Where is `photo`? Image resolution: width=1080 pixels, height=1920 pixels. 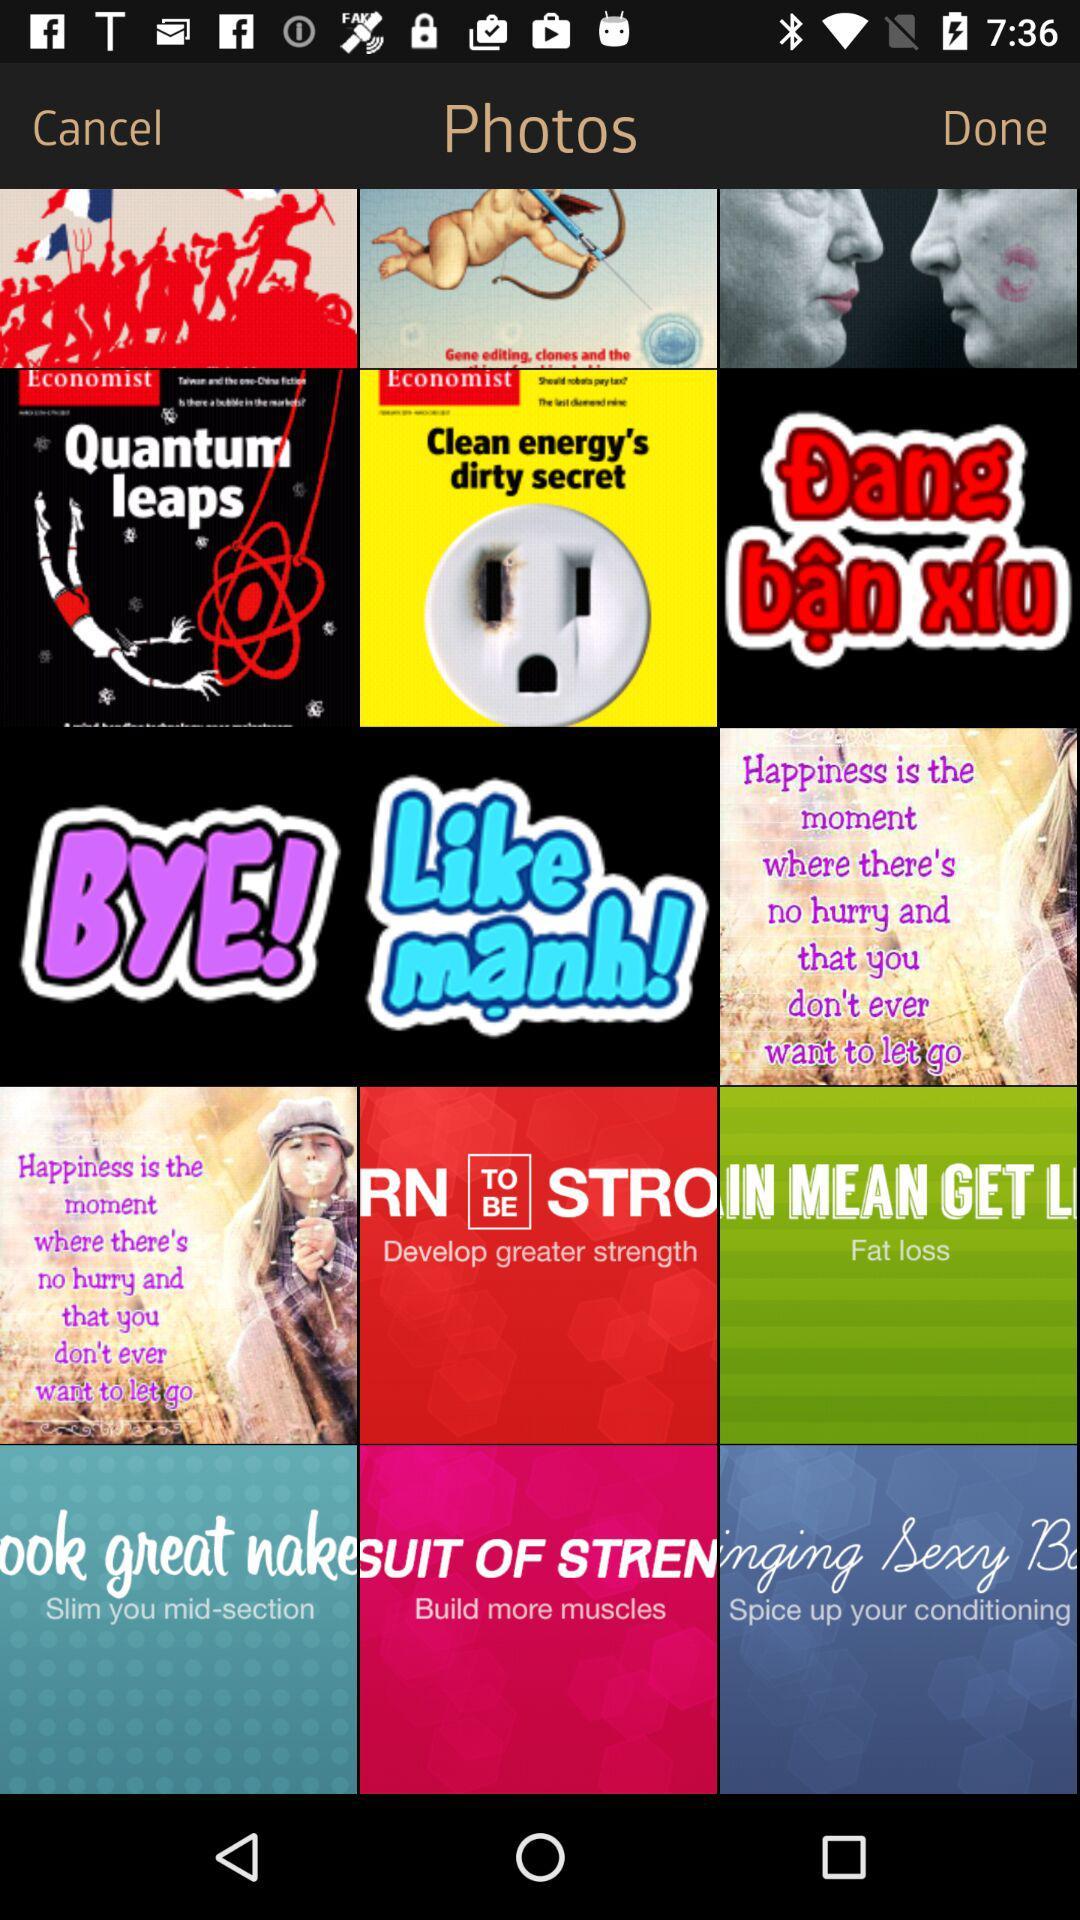 photo is located at coordinates (897, 905).